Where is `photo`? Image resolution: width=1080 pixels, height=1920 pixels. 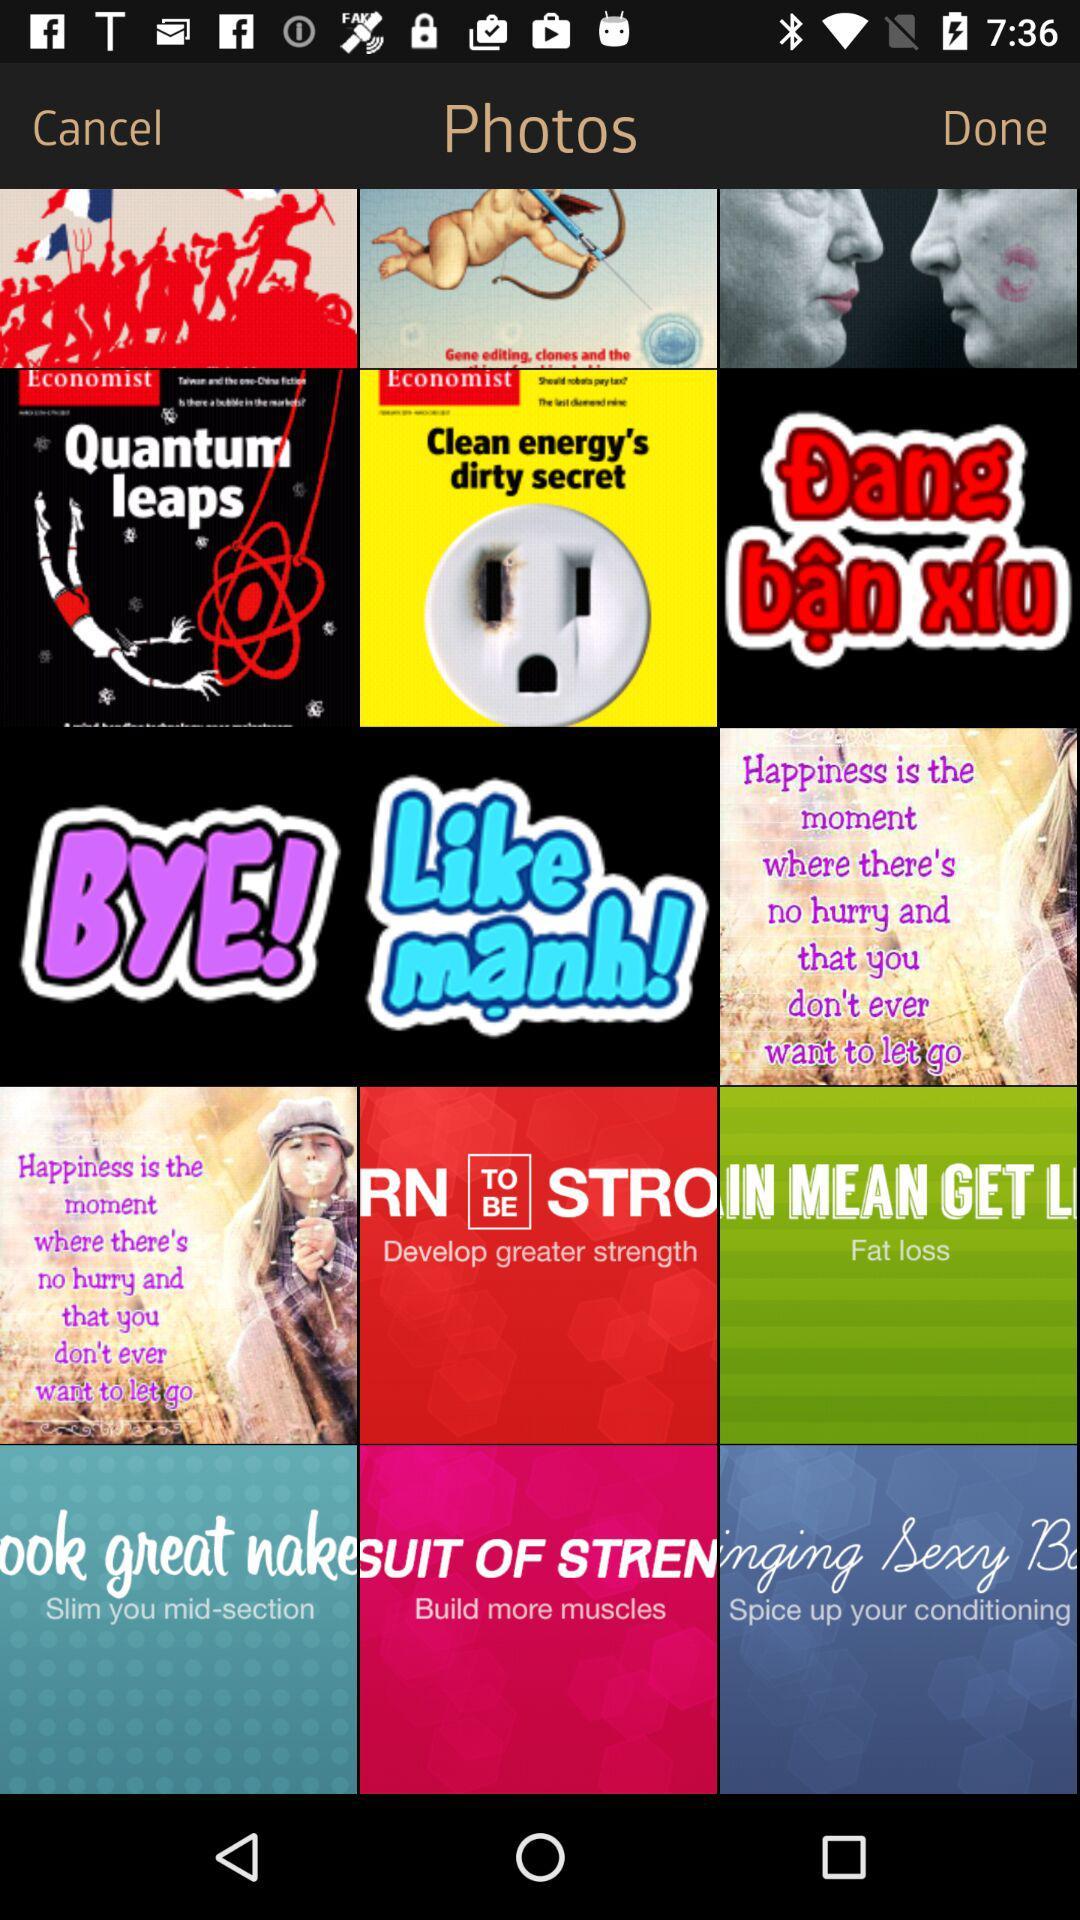 photo is located at coordinates (897, 905).